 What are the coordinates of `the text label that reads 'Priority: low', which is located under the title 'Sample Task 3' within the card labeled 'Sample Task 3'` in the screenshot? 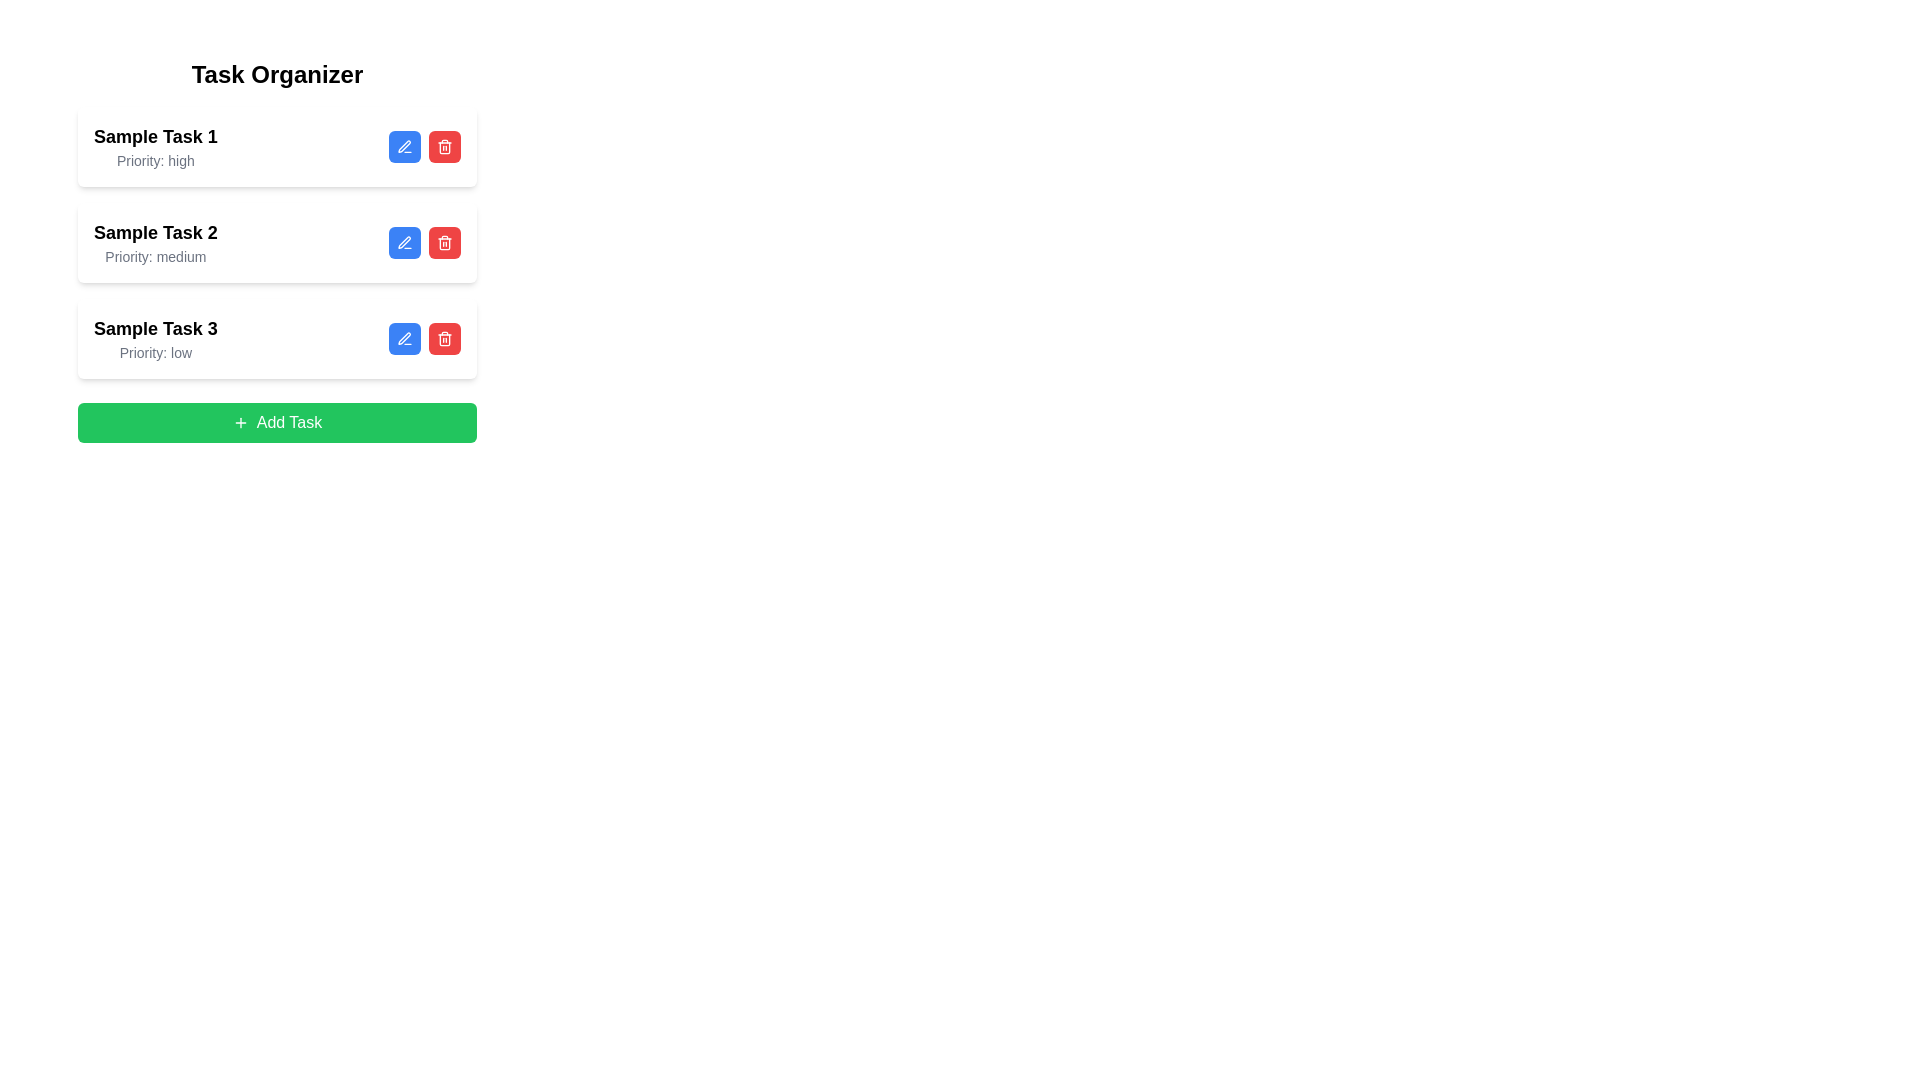 It's located at (154, 352).